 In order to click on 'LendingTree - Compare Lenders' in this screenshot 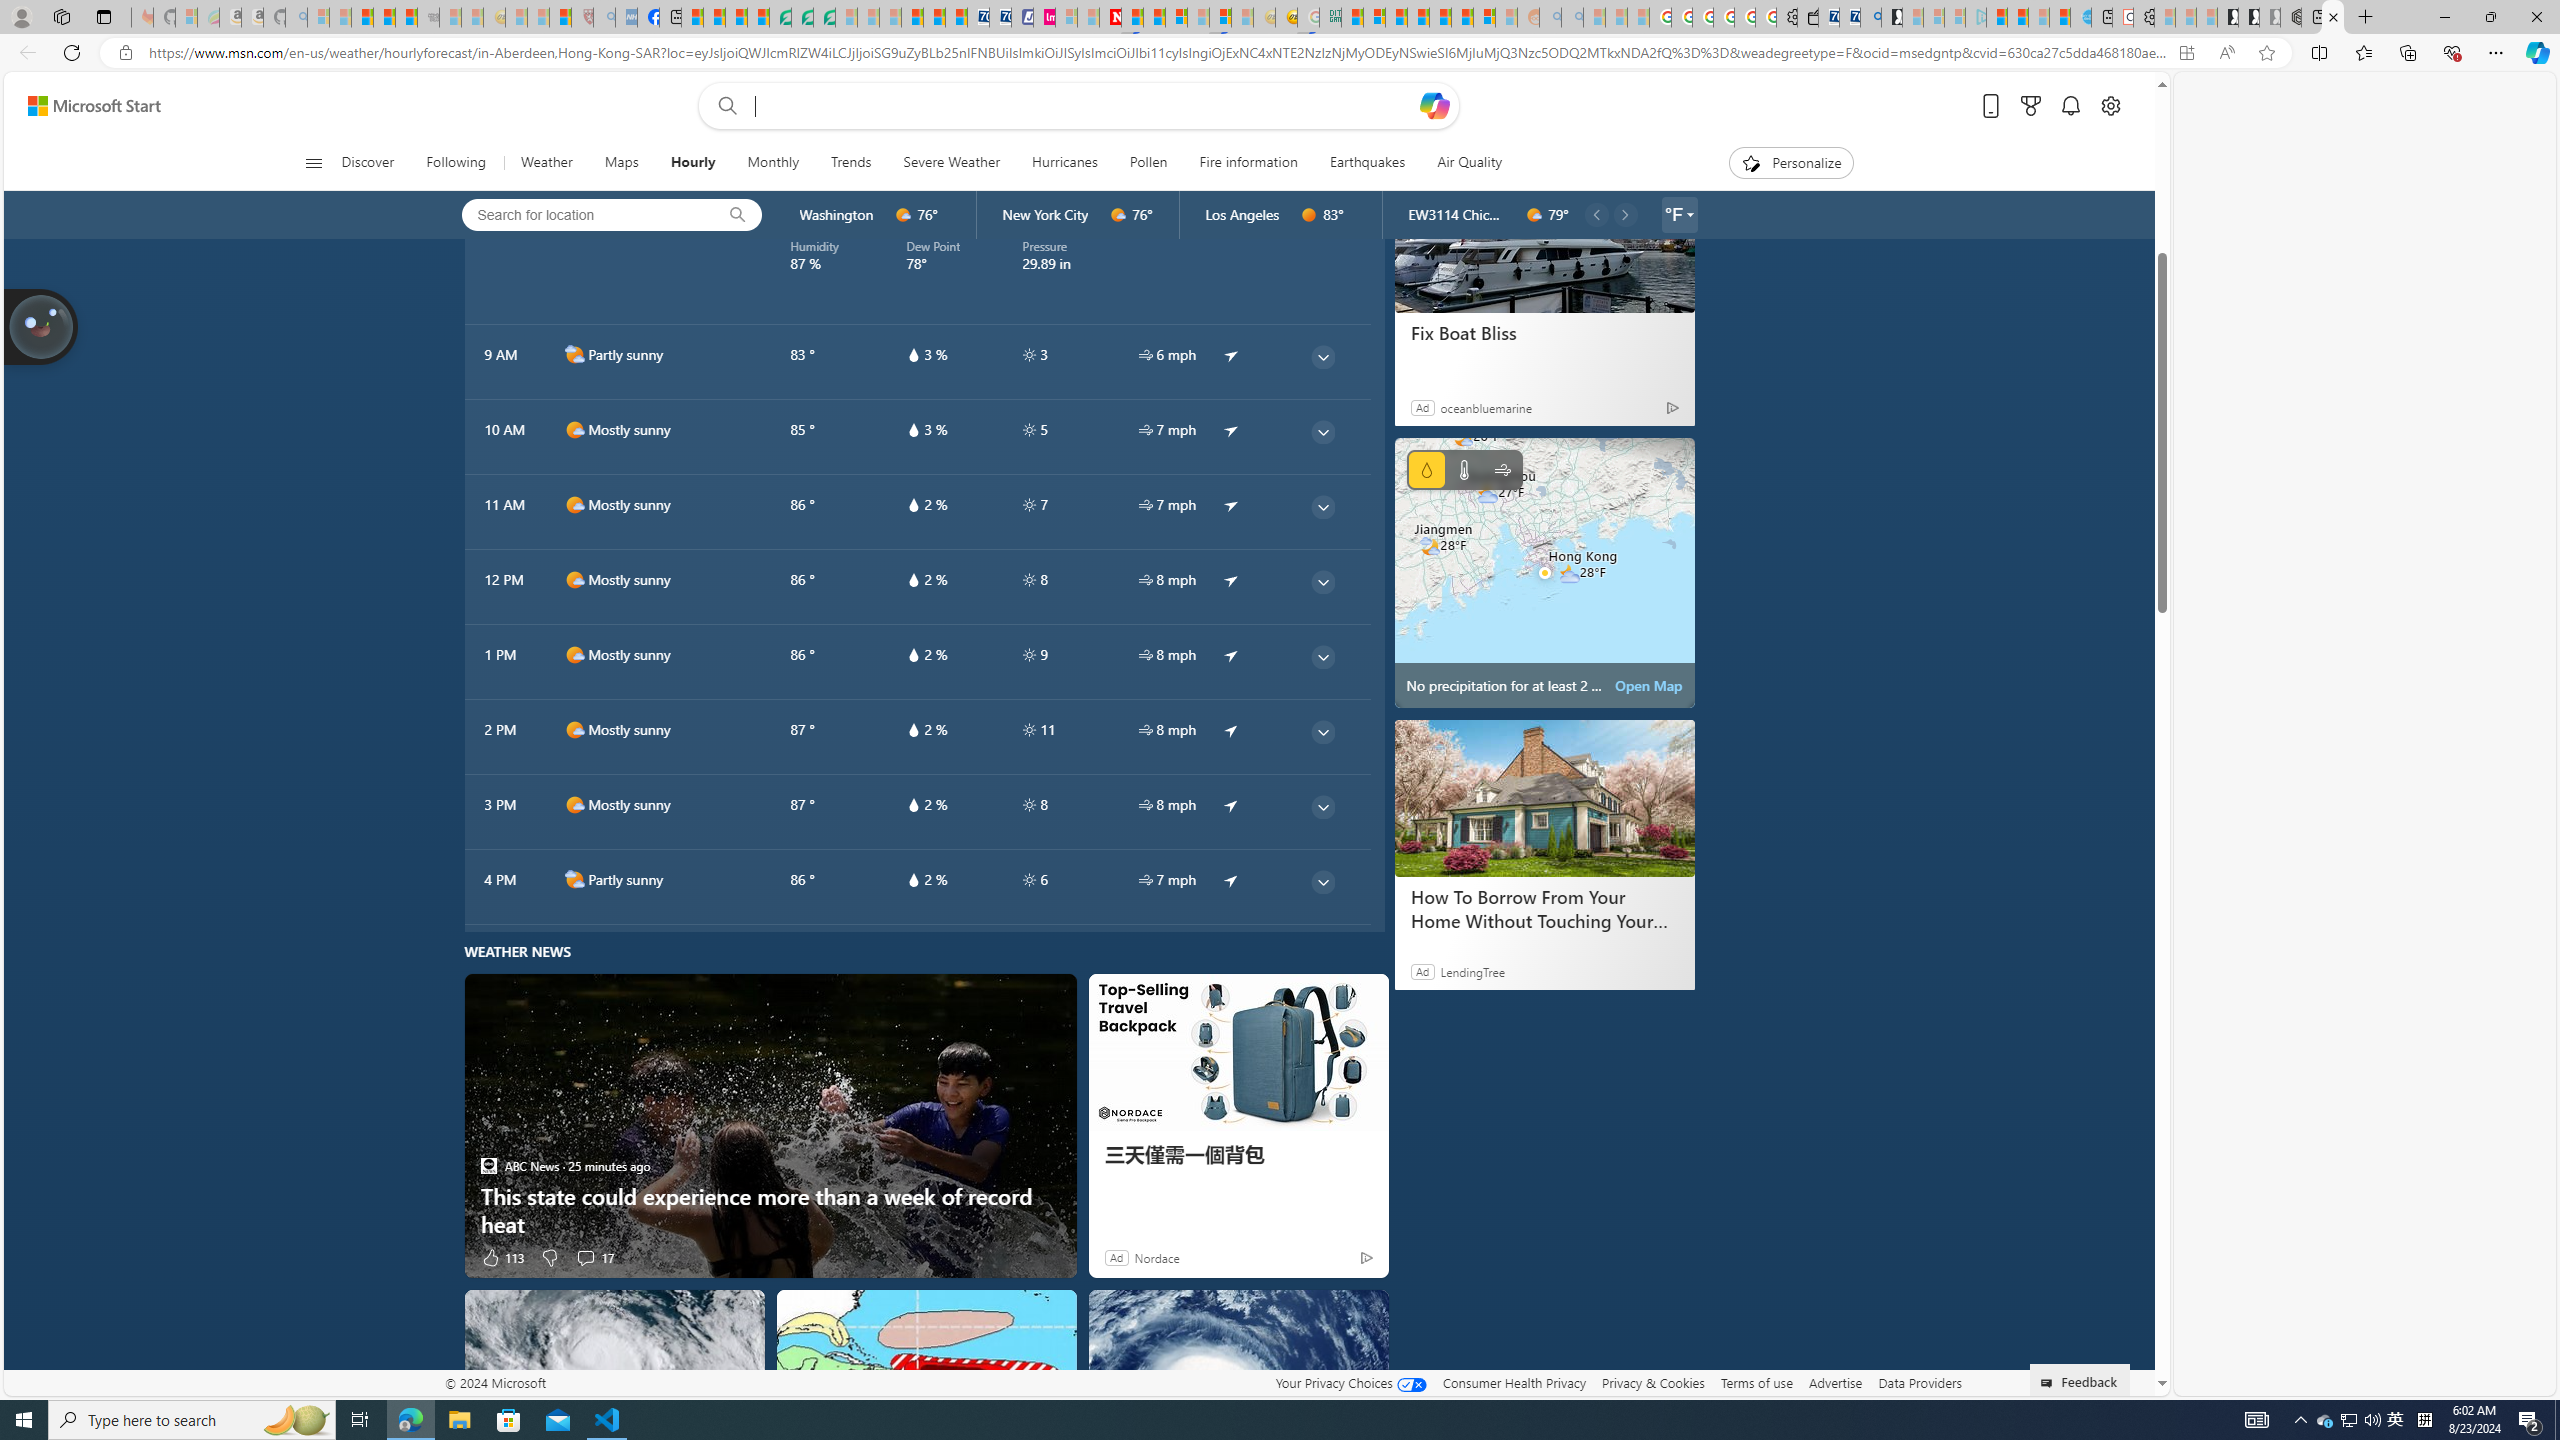, I will do `click(778, 16)`.